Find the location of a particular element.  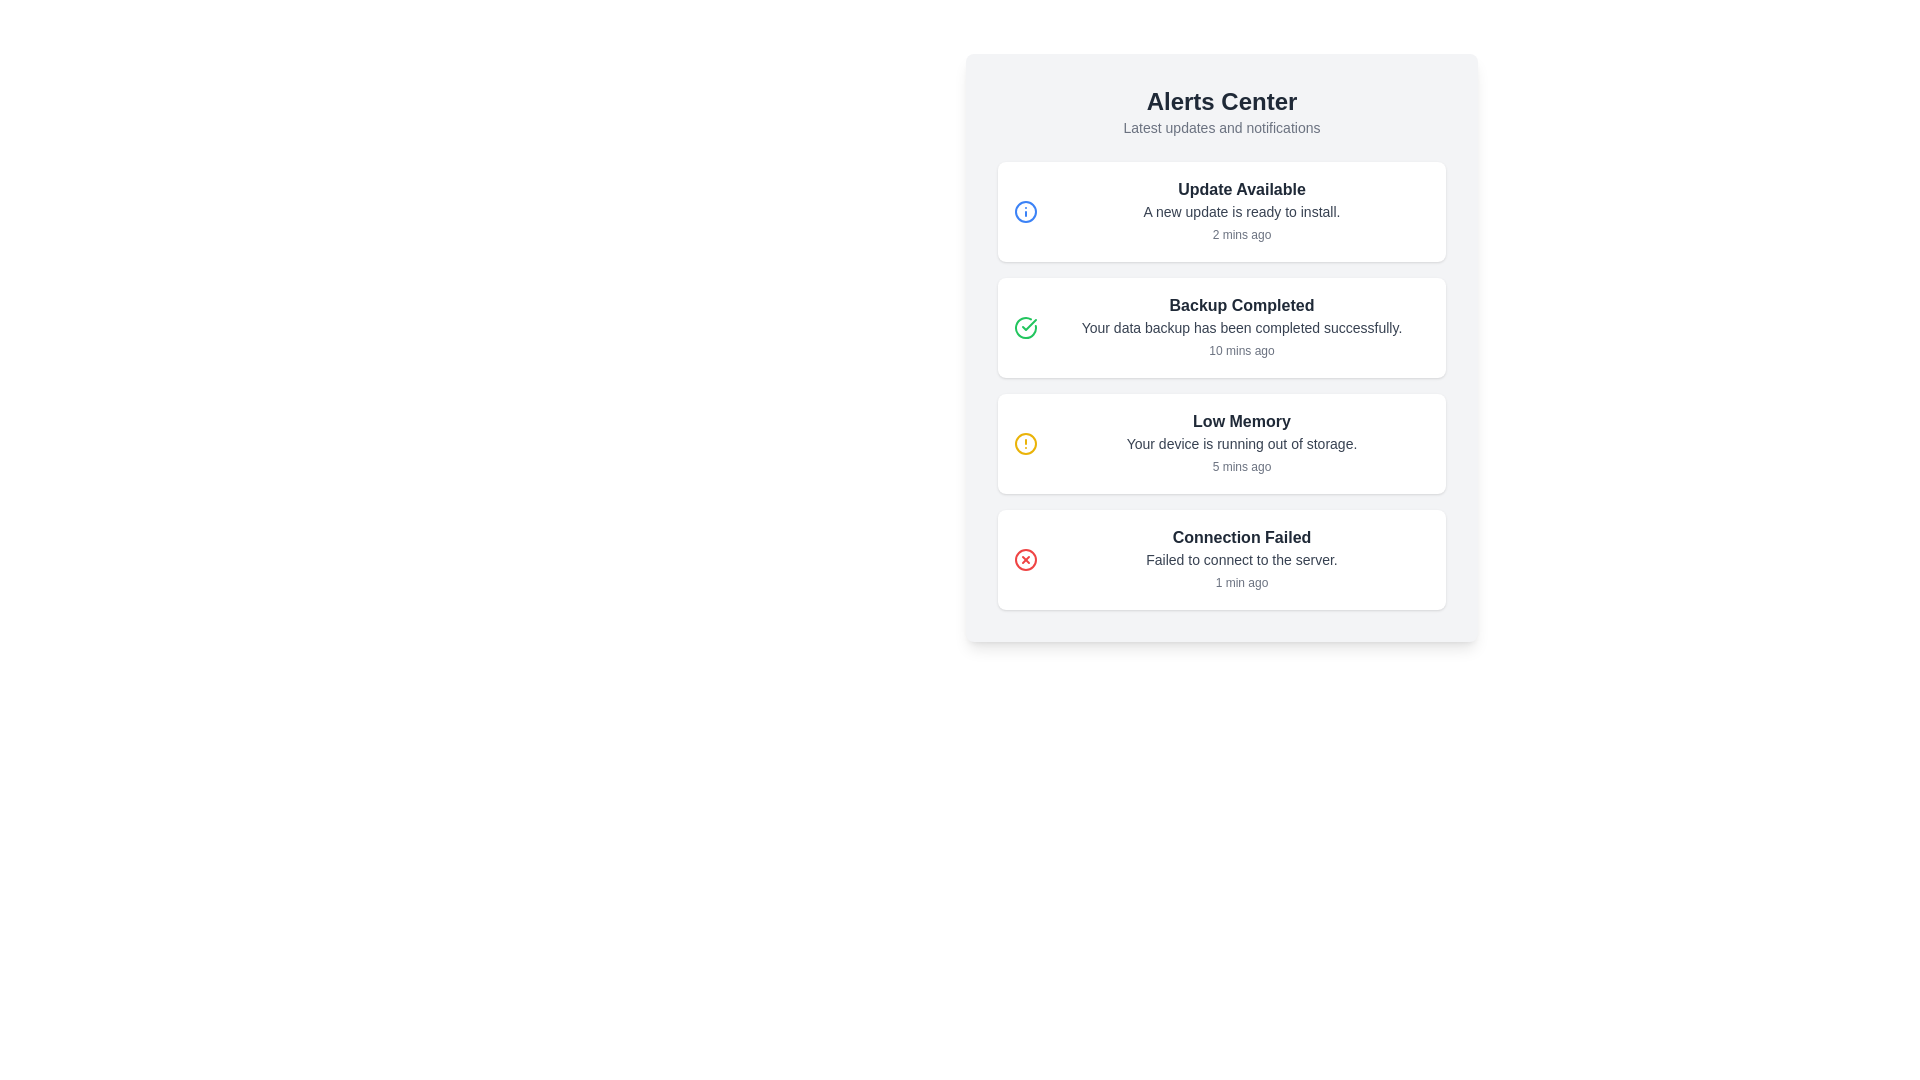

text label providing details about the notification titled 'Low Memory', which informs the user about the device running low on storage, positioned below the title and above the timestamp is located at coordinates (1241, 442).